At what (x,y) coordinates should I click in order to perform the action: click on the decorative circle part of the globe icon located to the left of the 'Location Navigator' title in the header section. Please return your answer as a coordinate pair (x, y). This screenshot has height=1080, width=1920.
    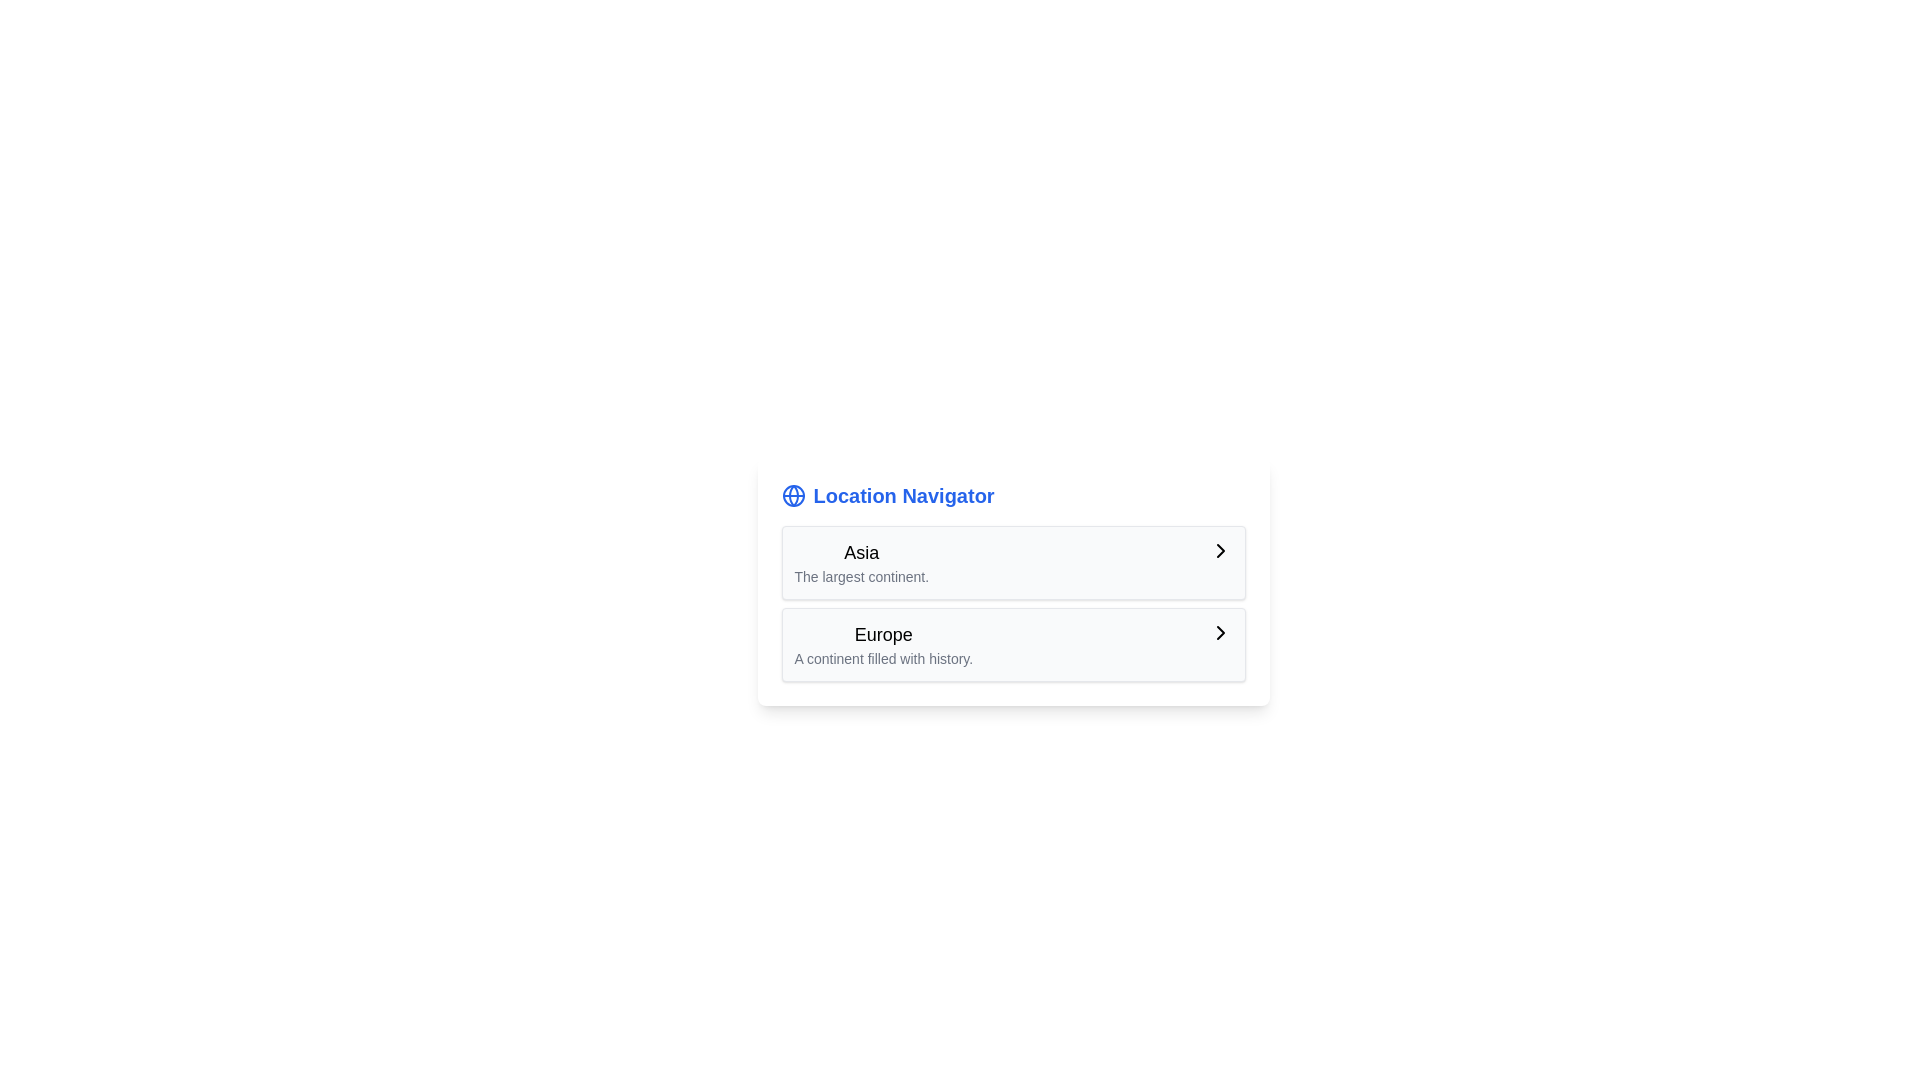
    Looking at the image, I should click on (792, 495).